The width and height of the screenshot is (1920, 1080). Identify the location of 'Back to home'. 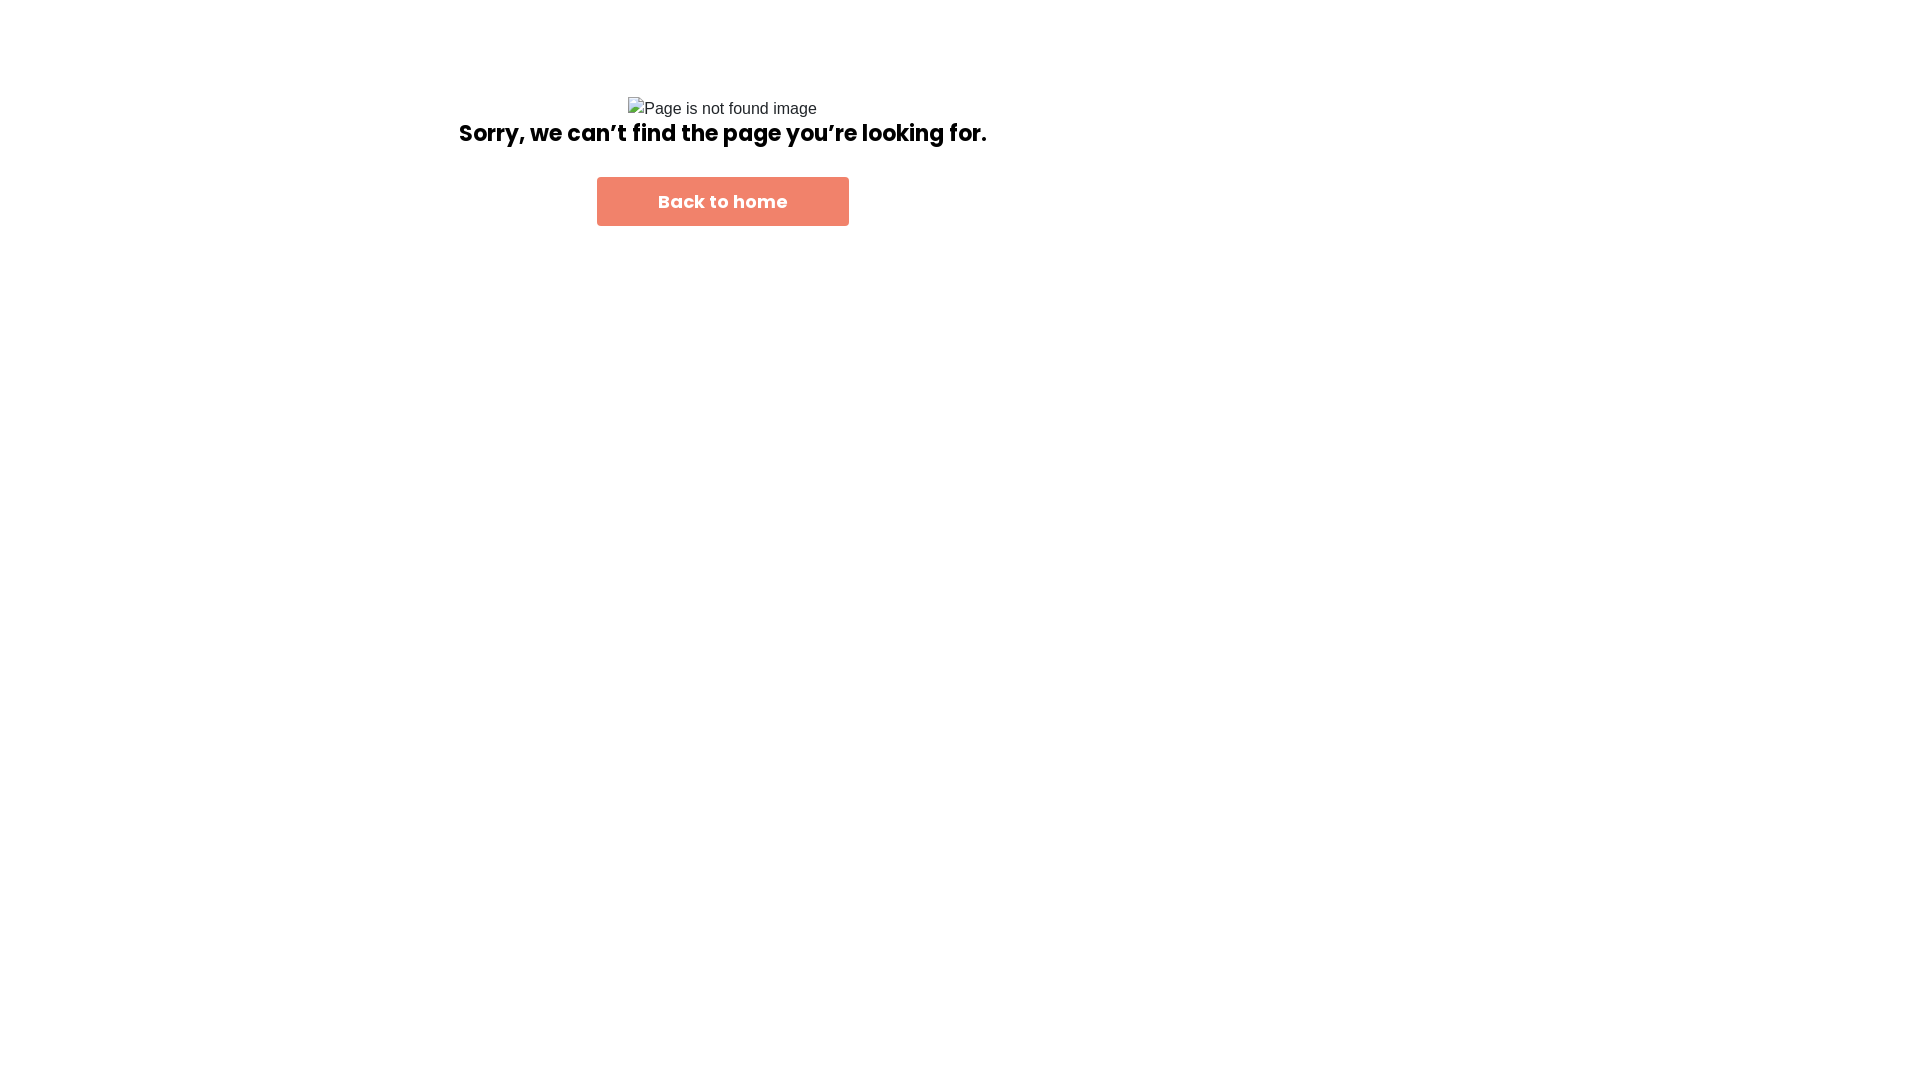
(720, 201).